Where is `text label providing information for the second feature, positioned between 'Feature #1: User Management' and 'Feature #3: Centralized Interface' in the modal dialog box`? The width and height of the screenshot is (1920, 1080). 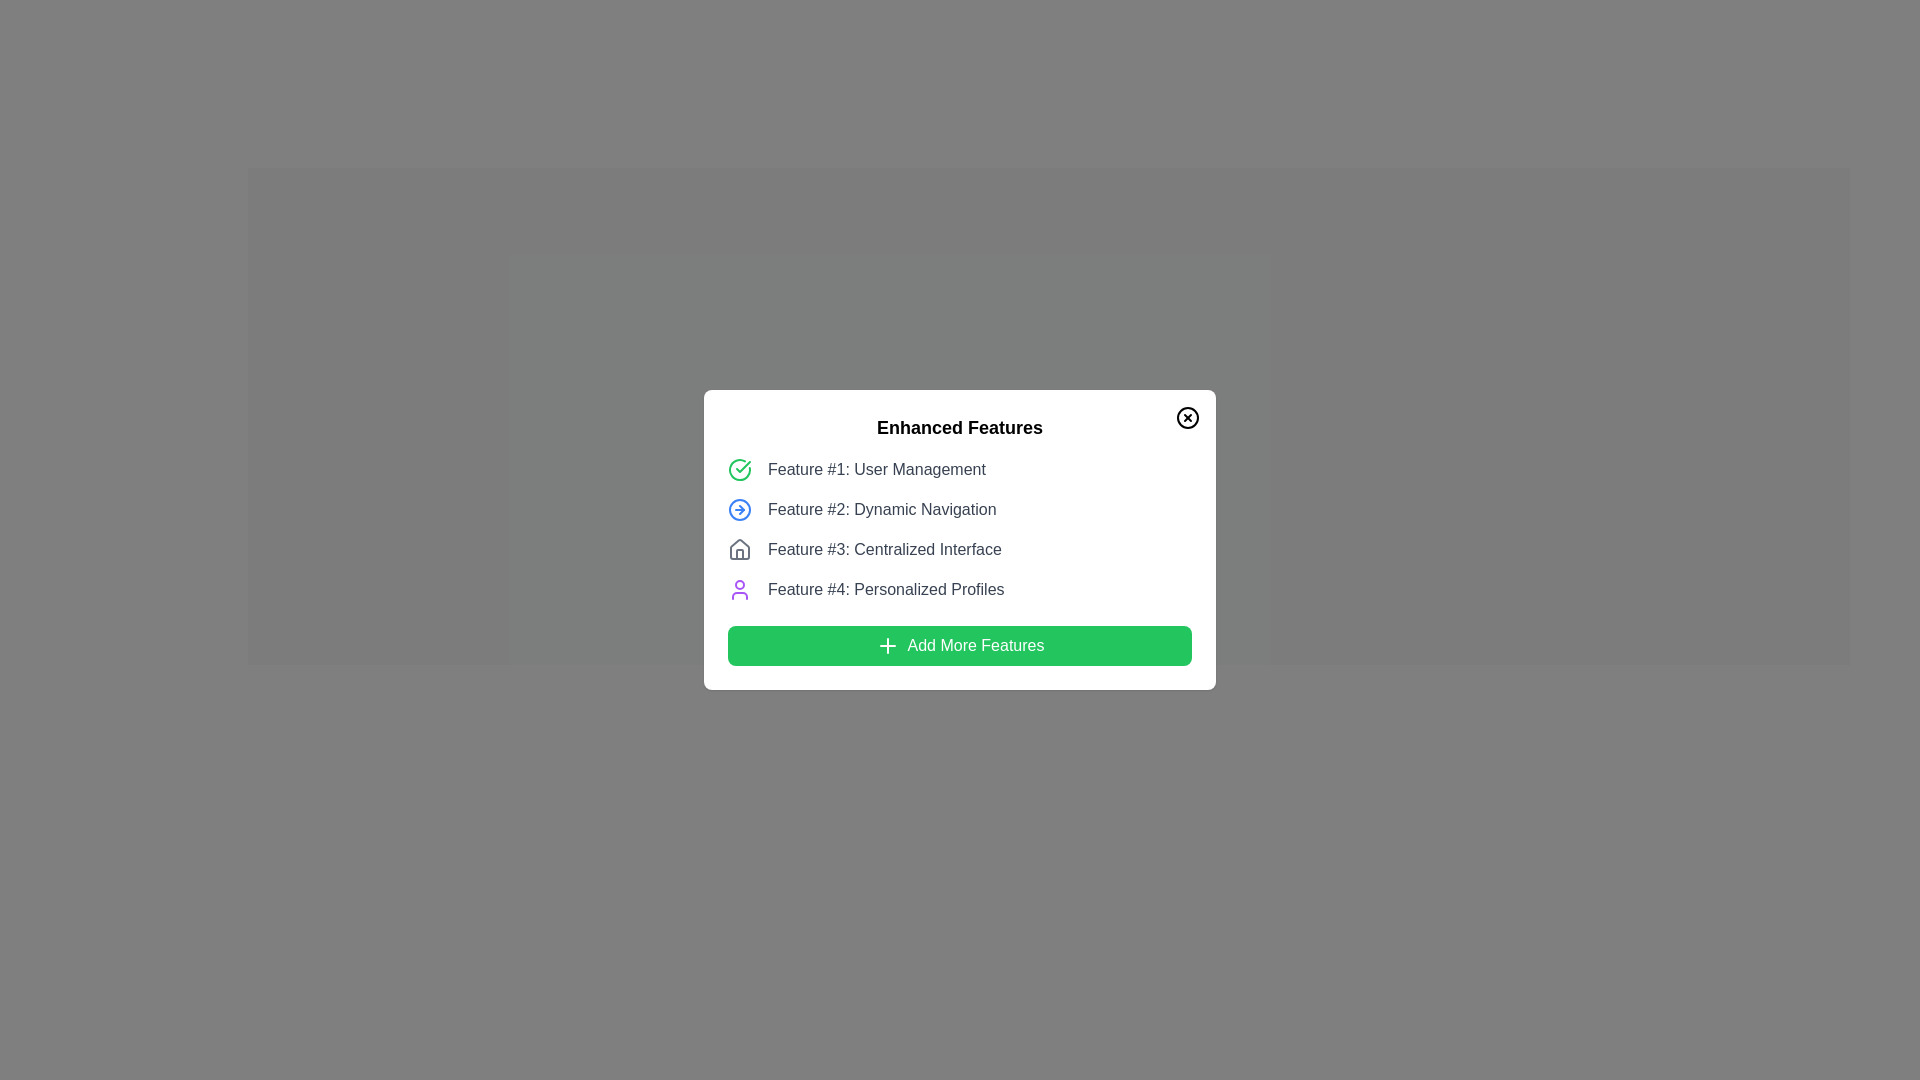 text label providing information for the second feature, positioned between 'Feature #1: User Management' and 'Feature #3: Centralized Interface' in the modal dialog box is located at coordinates (881, 508).